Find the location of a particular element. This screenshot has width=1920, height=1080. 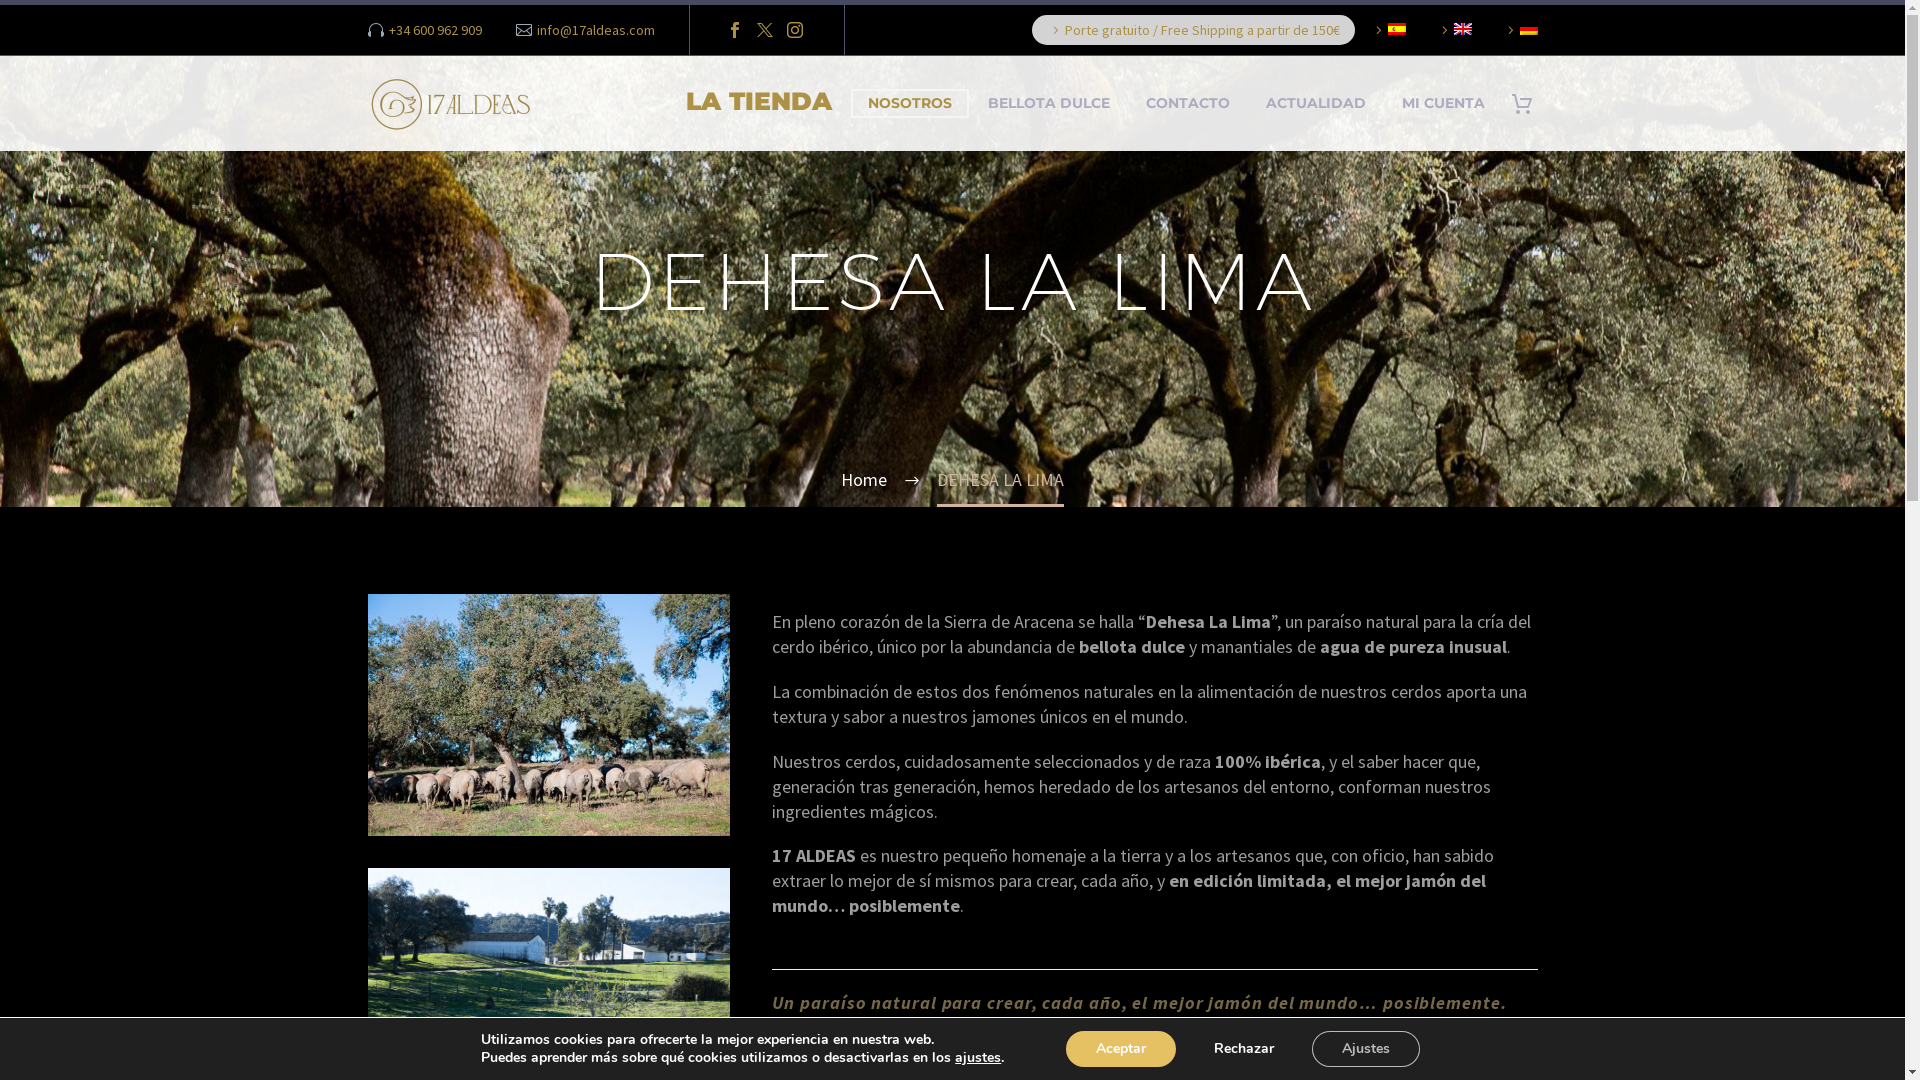

'MI CUENTA' is located at coordinates (1385, 103).